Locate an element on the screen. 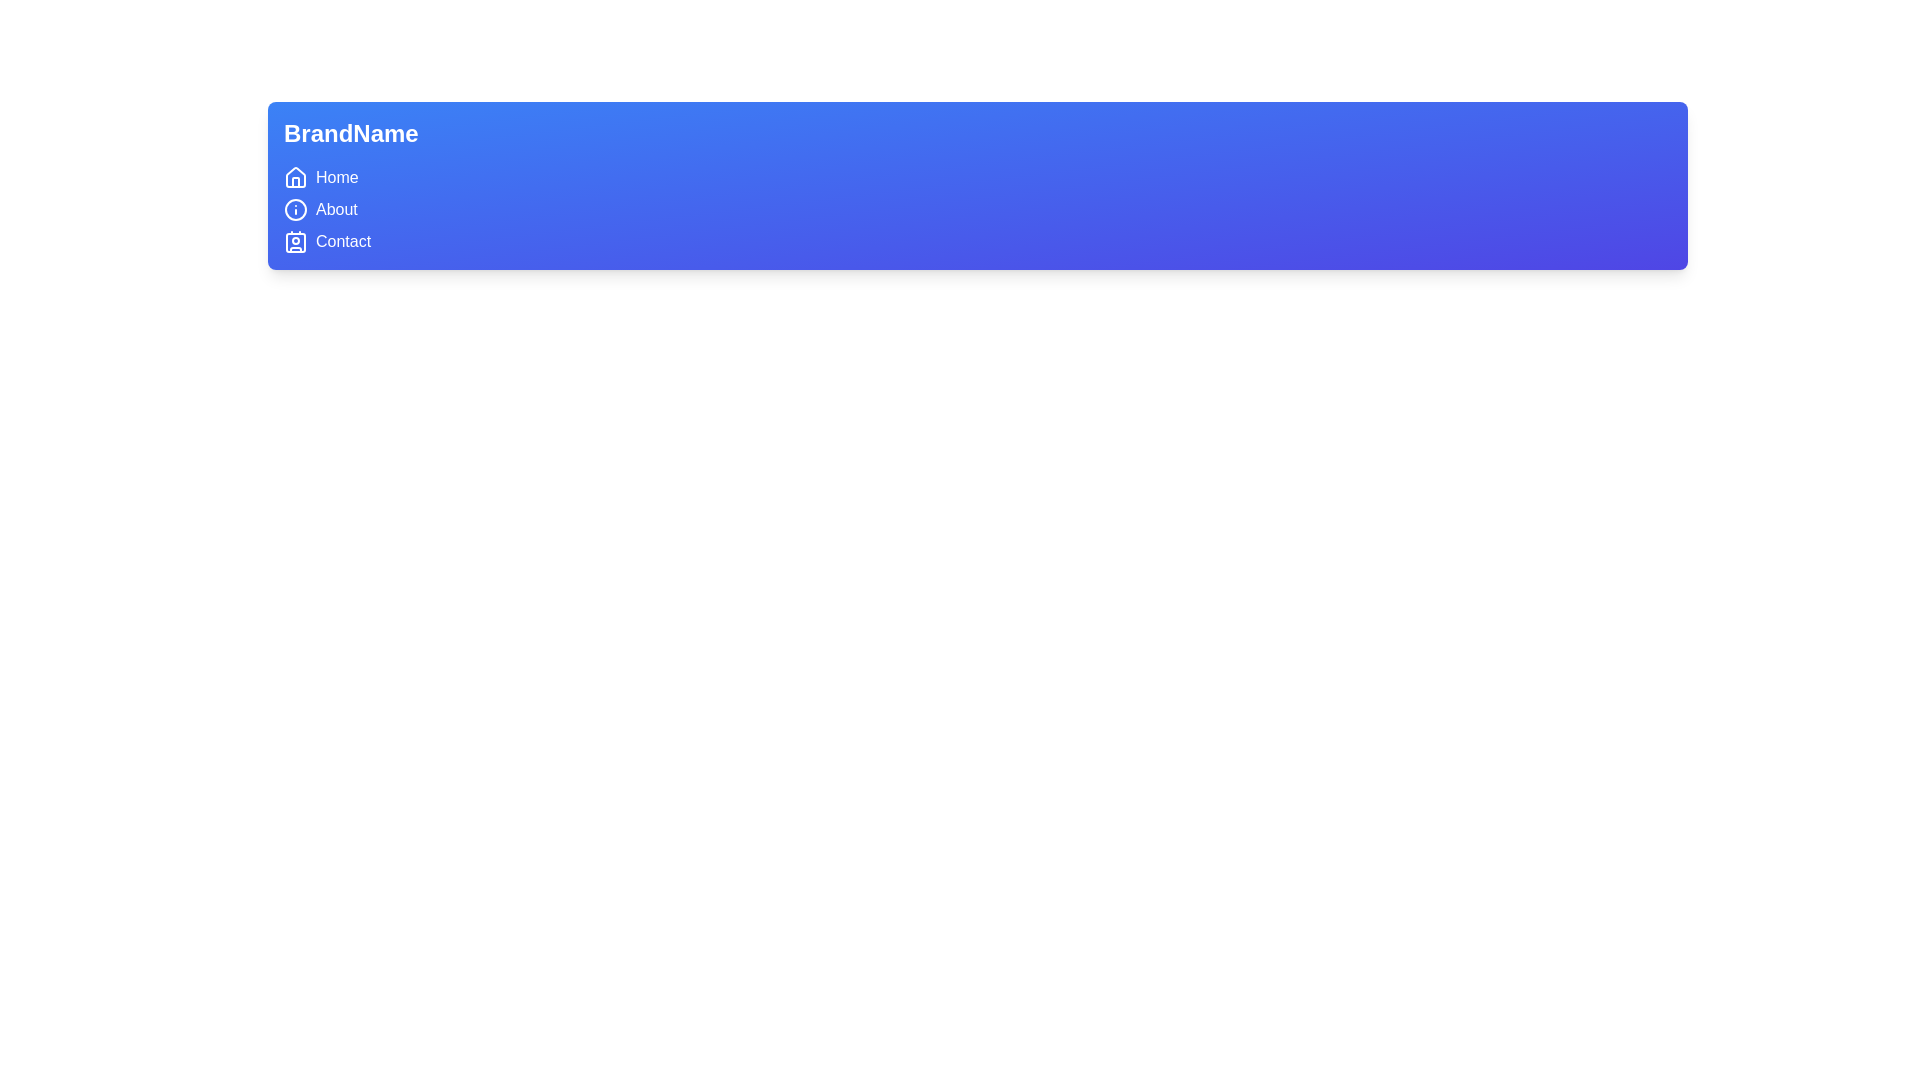 The width and height of the screenshot is (1920, 1080). the SVG icon representing a house, which is located to the left of the 'Home' text in the navigation section is located at coordinates (295, 176).